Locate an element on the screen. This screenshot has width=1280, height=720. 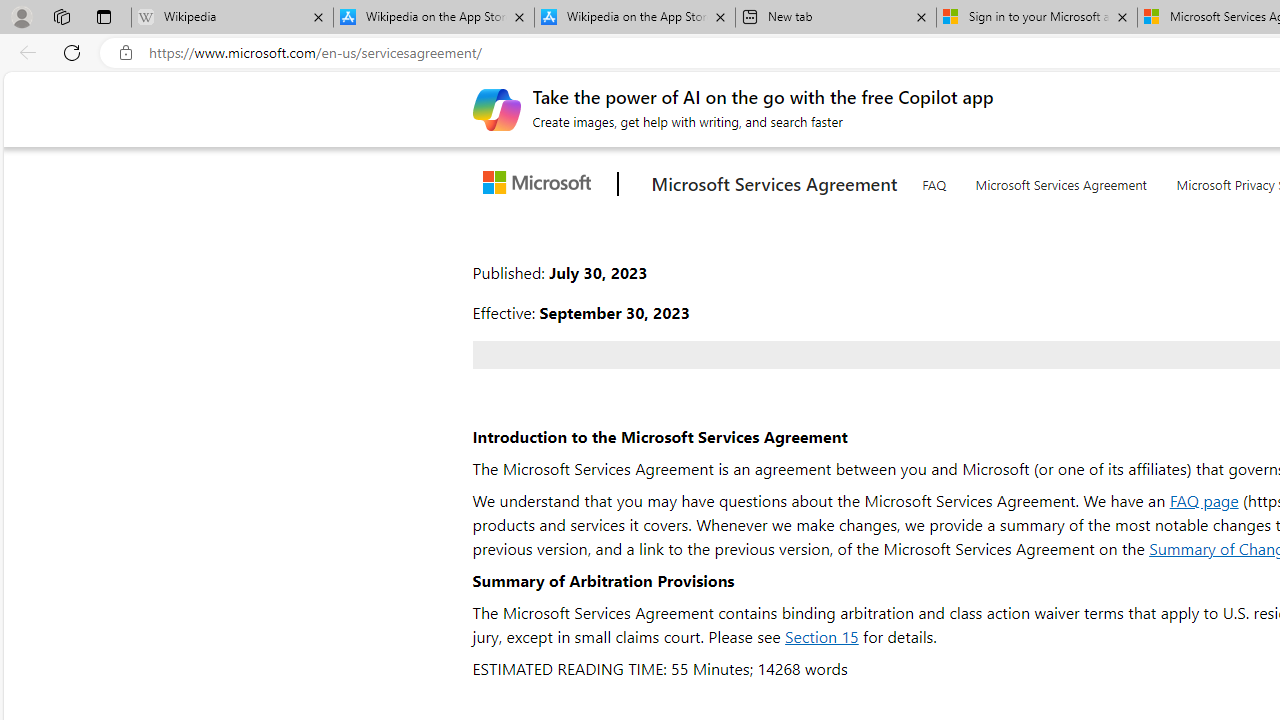
'FAQ page' is located at coordinates (1202, 499).